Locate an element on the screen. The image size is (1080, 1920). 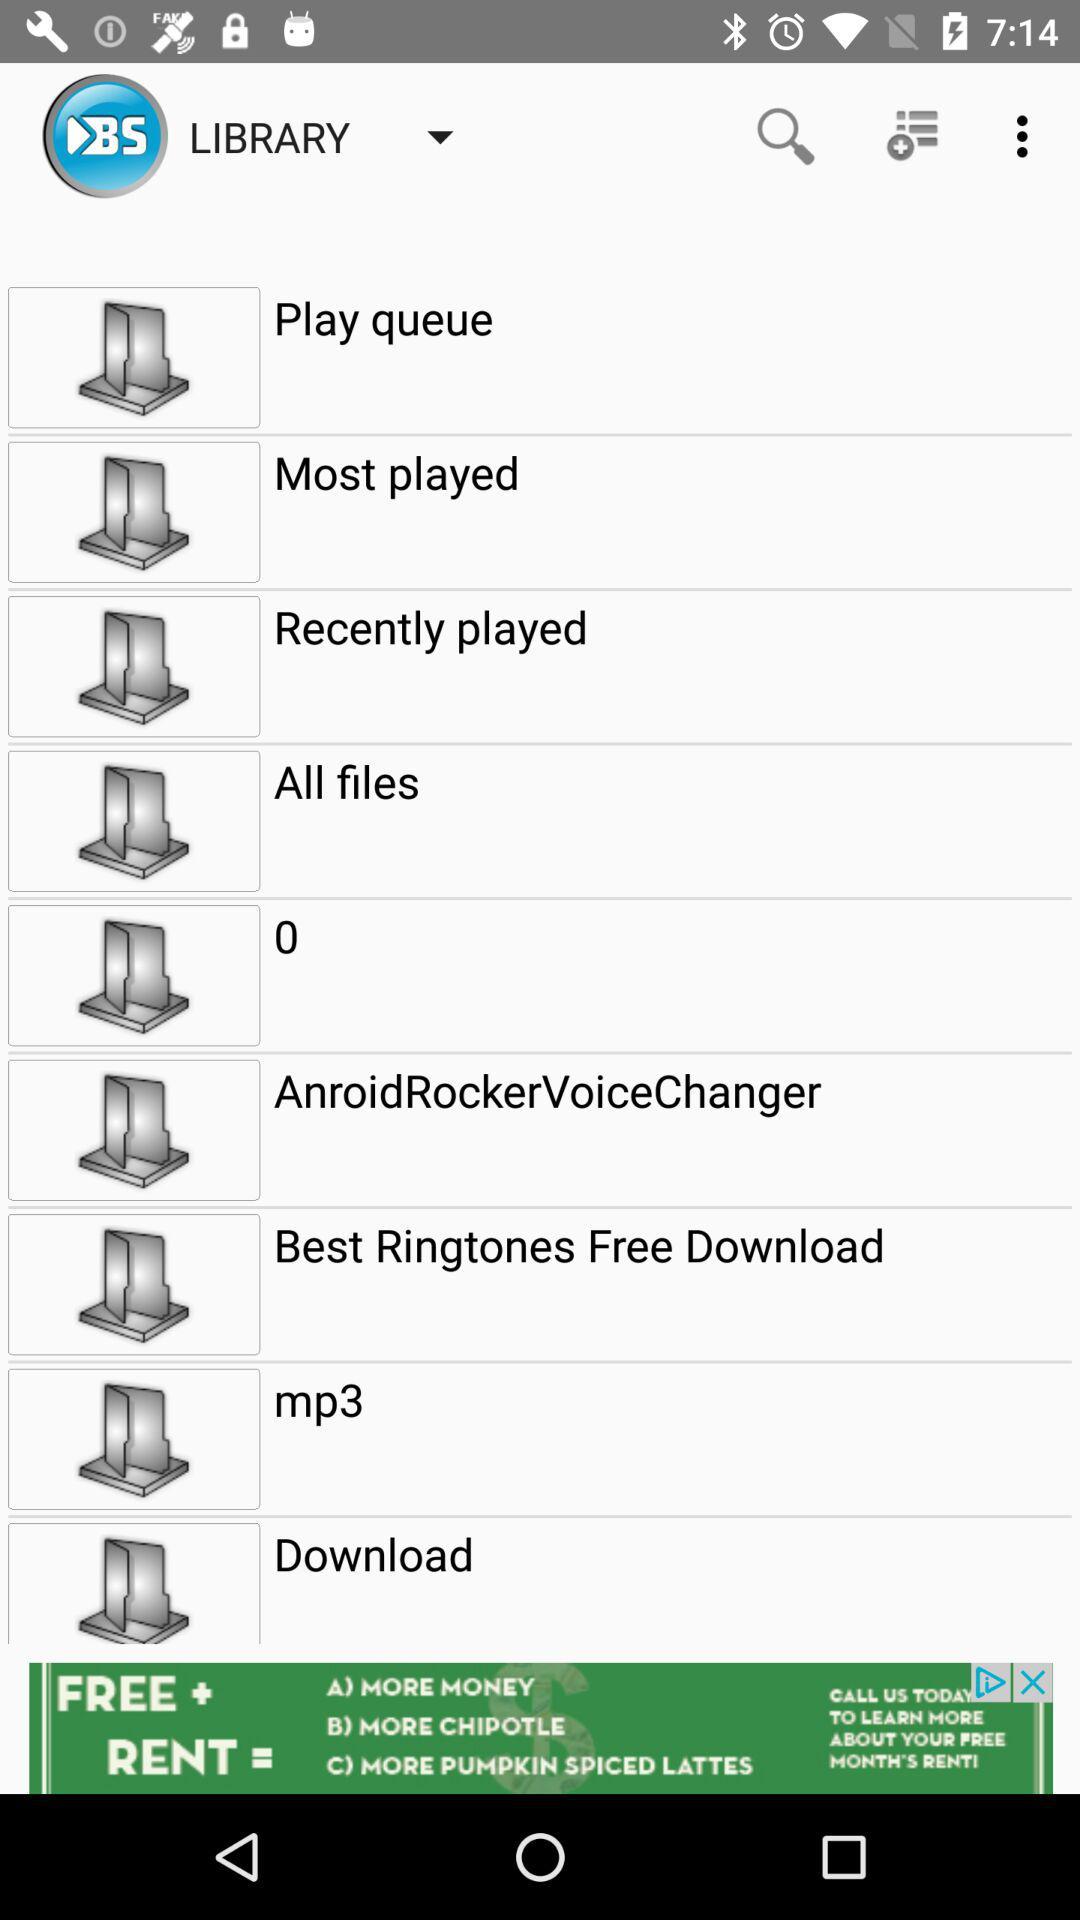
advertisemend is located at coordinates (540, 1727).